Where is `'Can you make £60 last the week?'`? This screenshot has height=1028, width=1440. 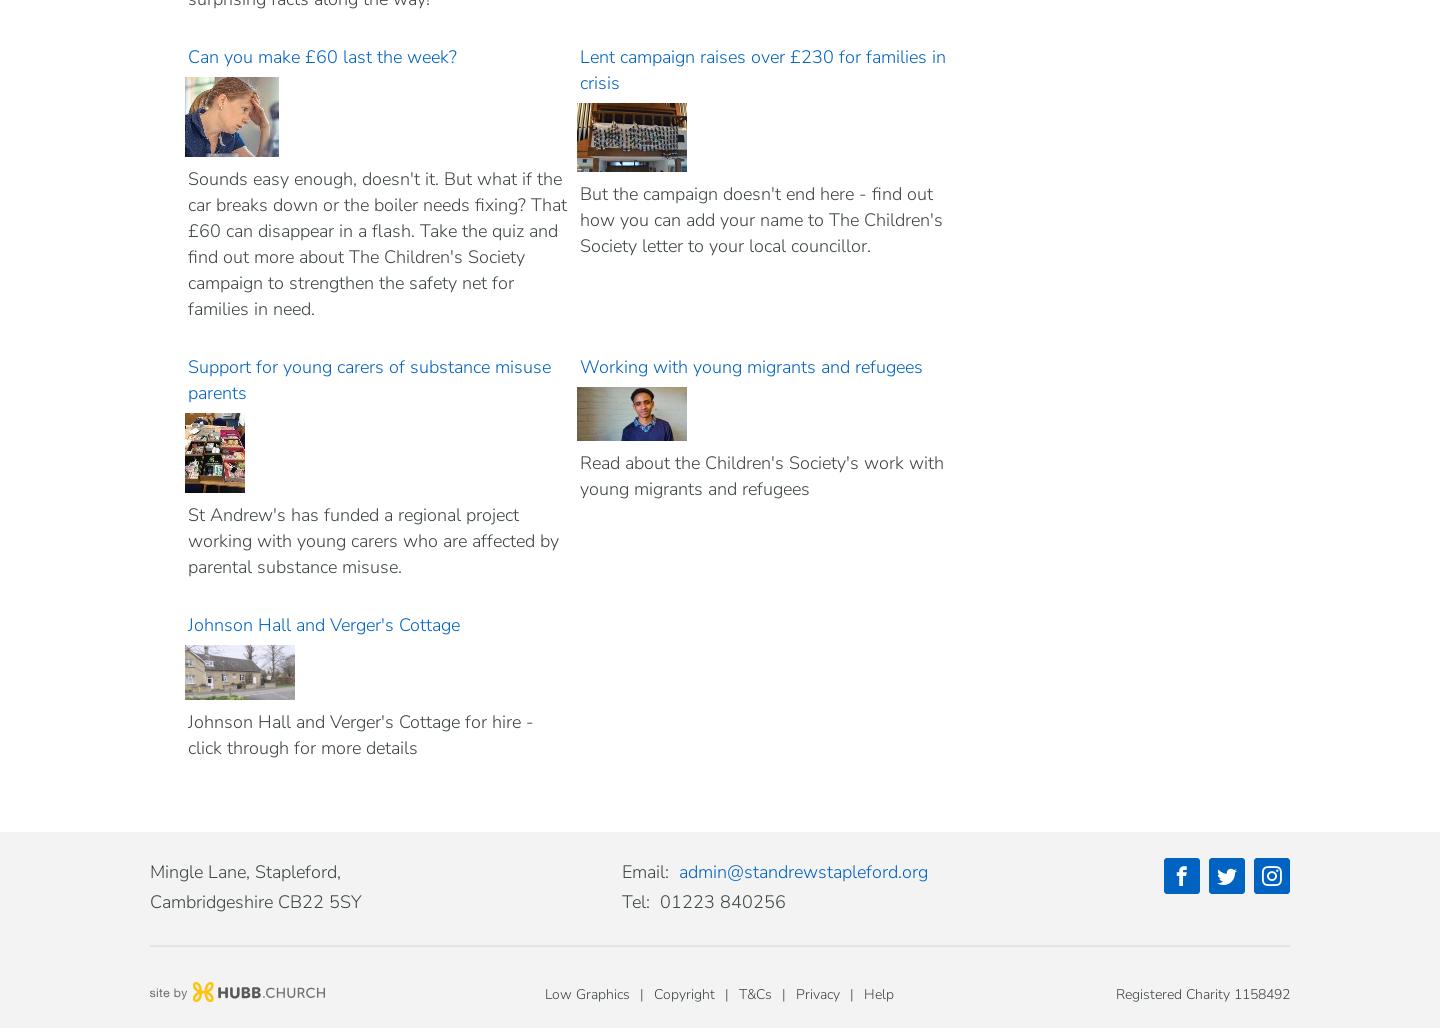
'Can you make £60 last the week?' is located at coordinates (188, 56).